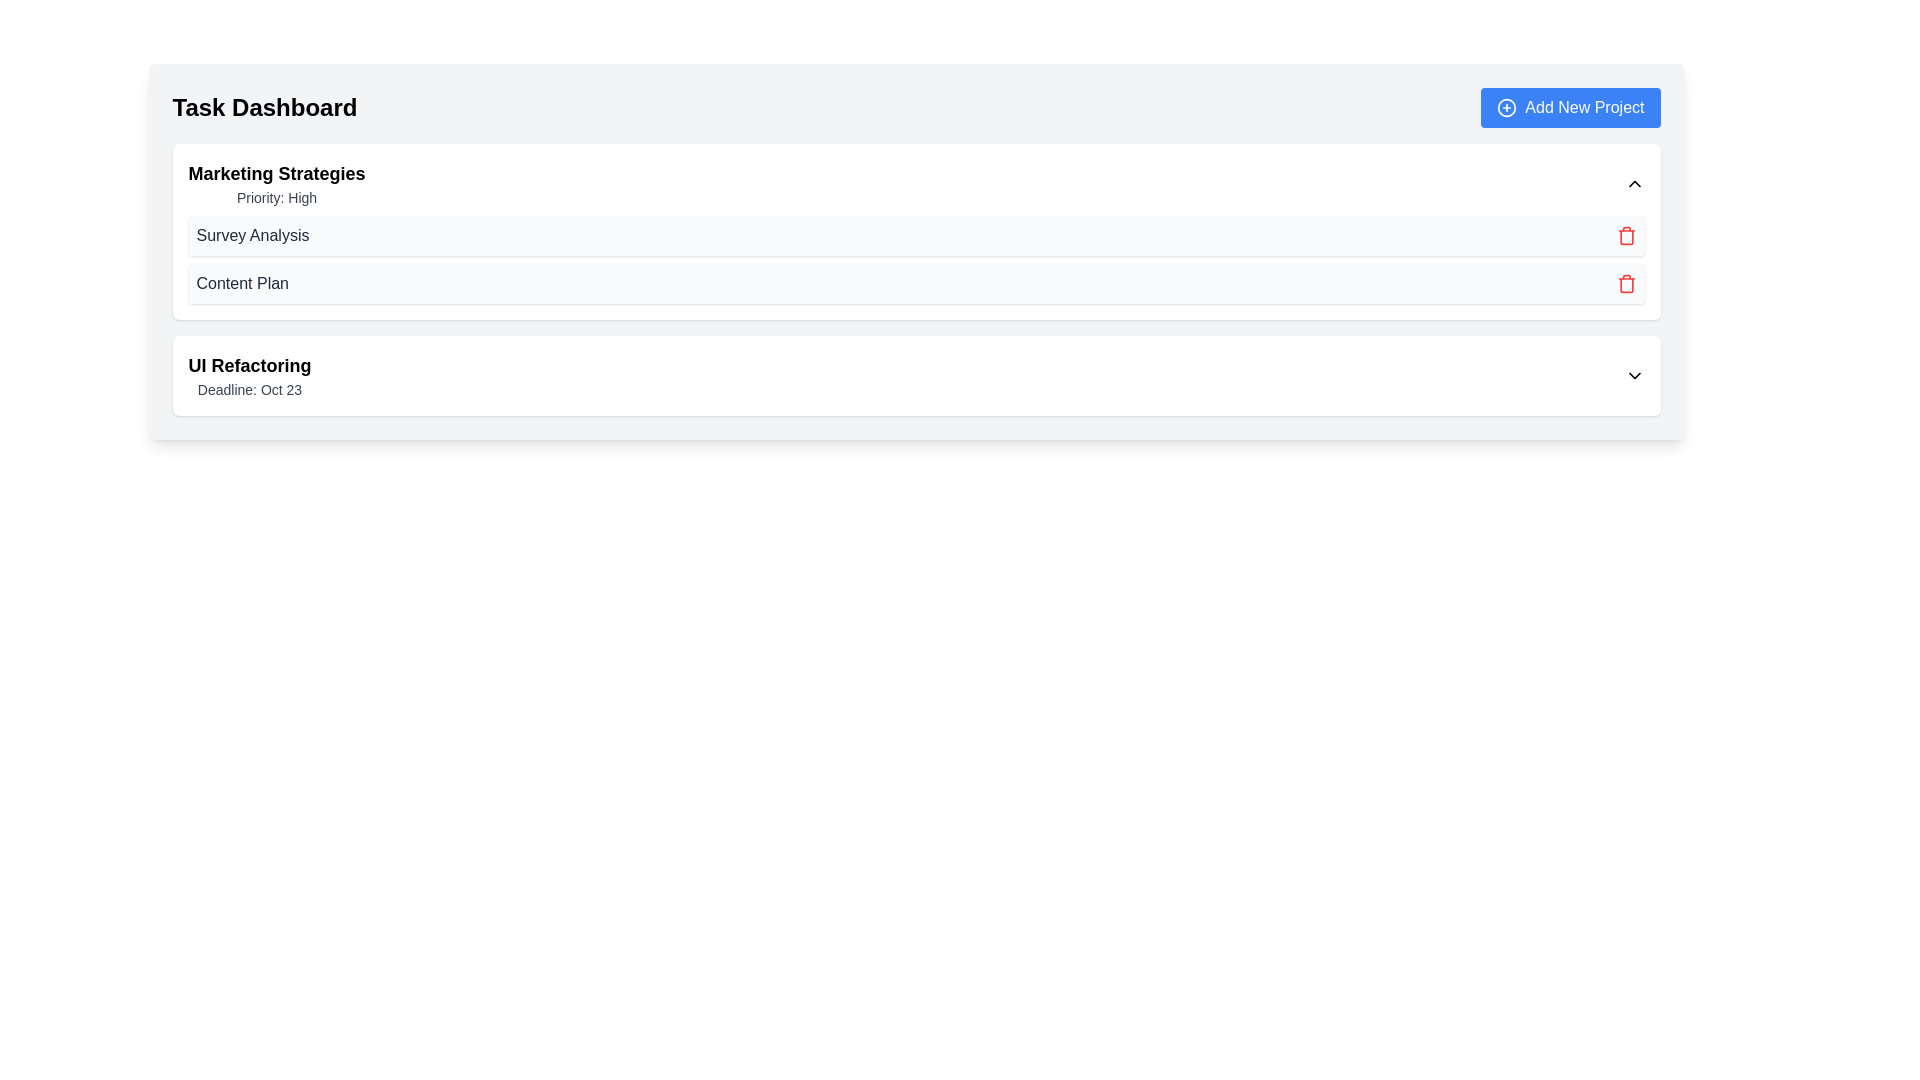 The image size is (1920, 1080). I want to click on the static text heading that indicates the task title and priority, located near the top left area of the dashboard, above the 'Survey Analysis' and 'Content Plan' sections, so click(276, 184).